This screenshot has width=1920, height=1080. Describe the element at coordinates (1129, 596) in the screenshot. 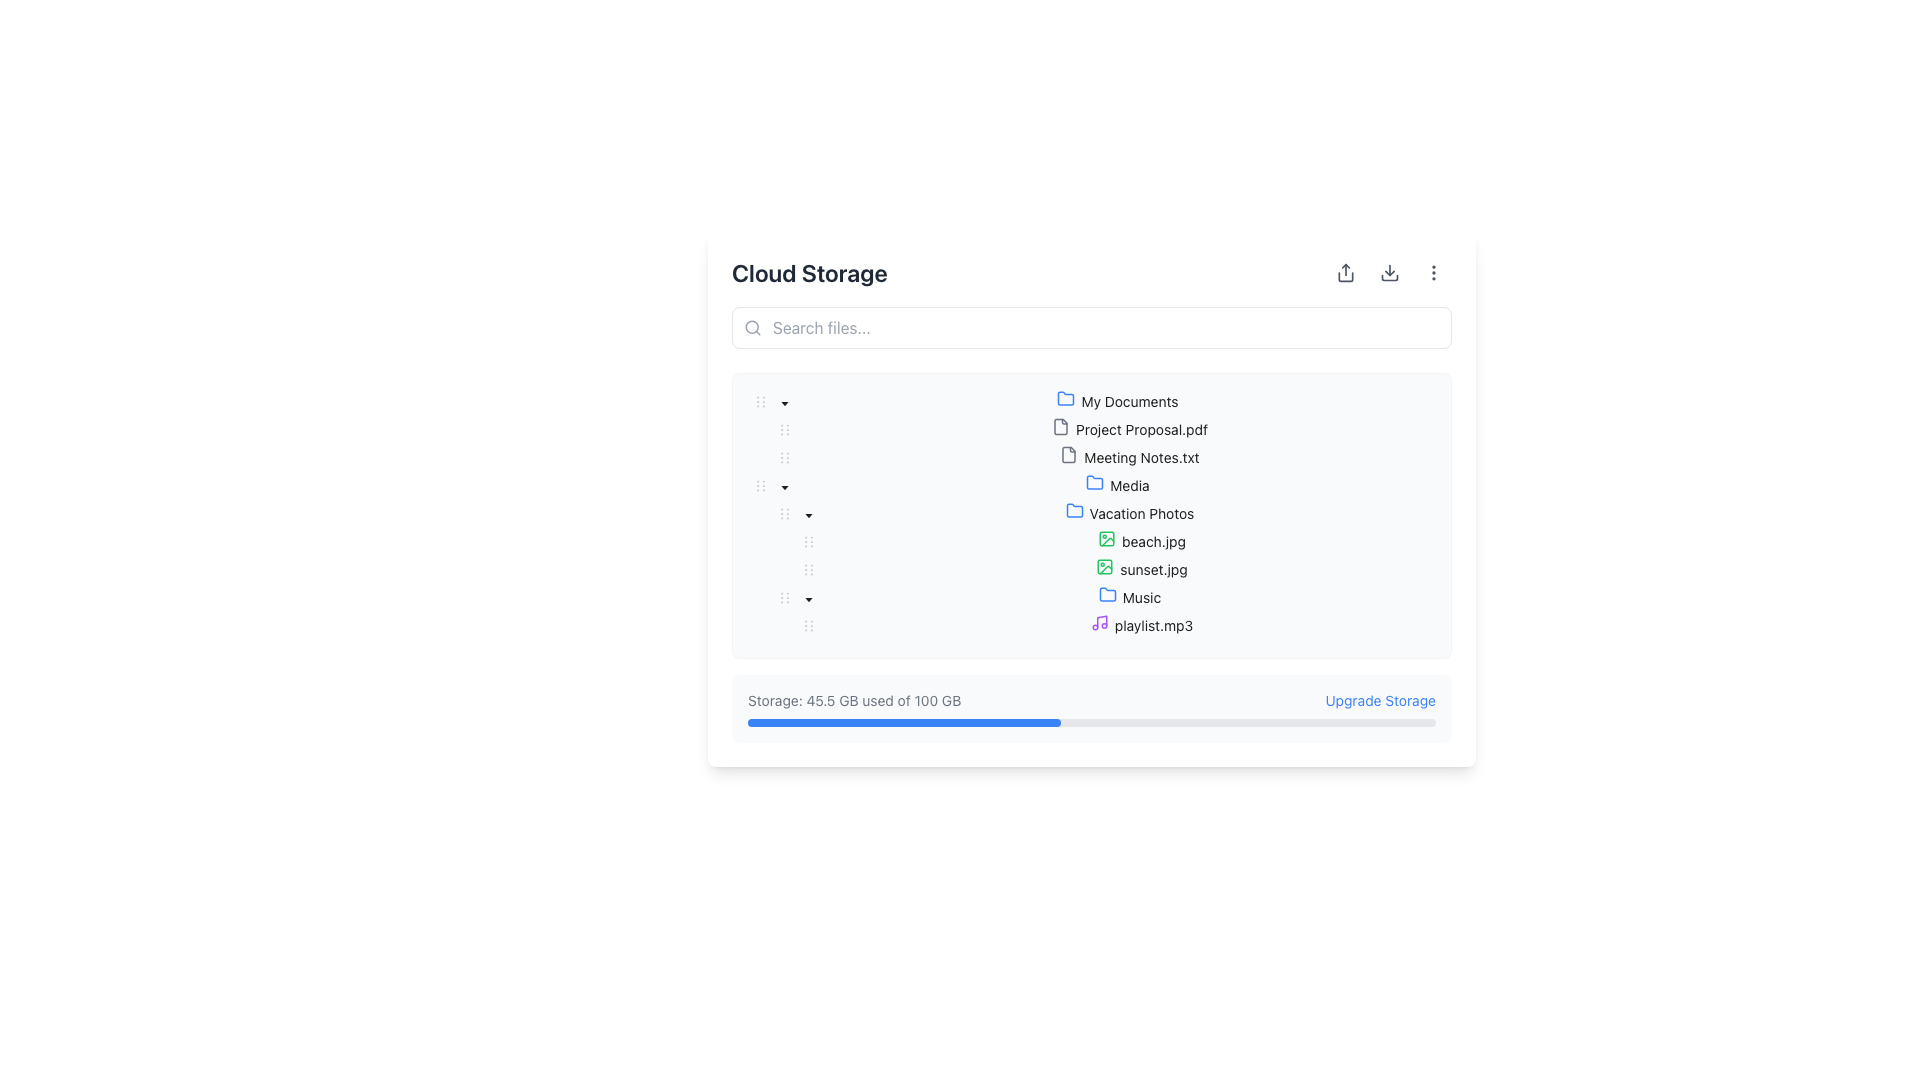

I see `the 'Music' folder in the tree view UI, which is represented by a blue folder icon and is located under the 'Media' folder in the 'Vacation Photos' section` at that location.